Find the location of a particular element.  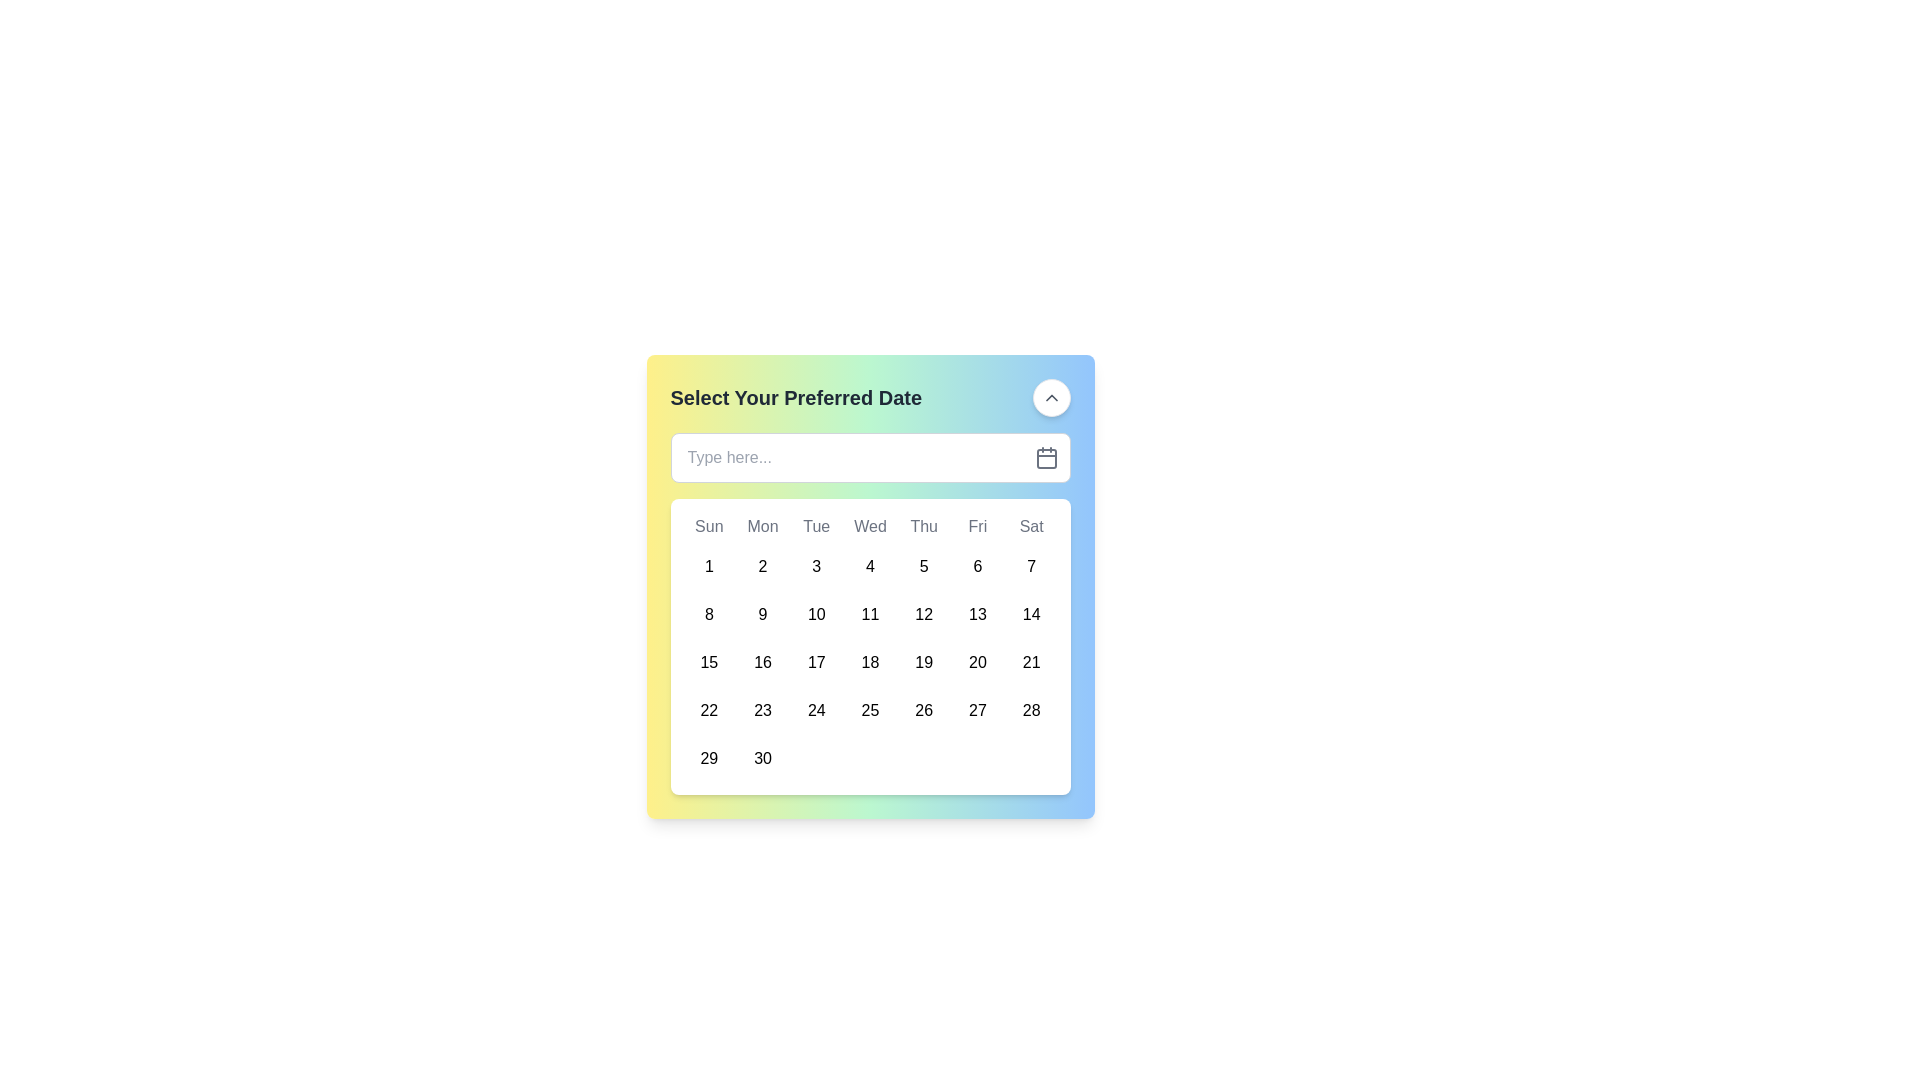

the button representing the date, specifically the 10th of the month, located in the calendar grid under the 'Tue' column and in the second row is located at coordinates (816, 613).